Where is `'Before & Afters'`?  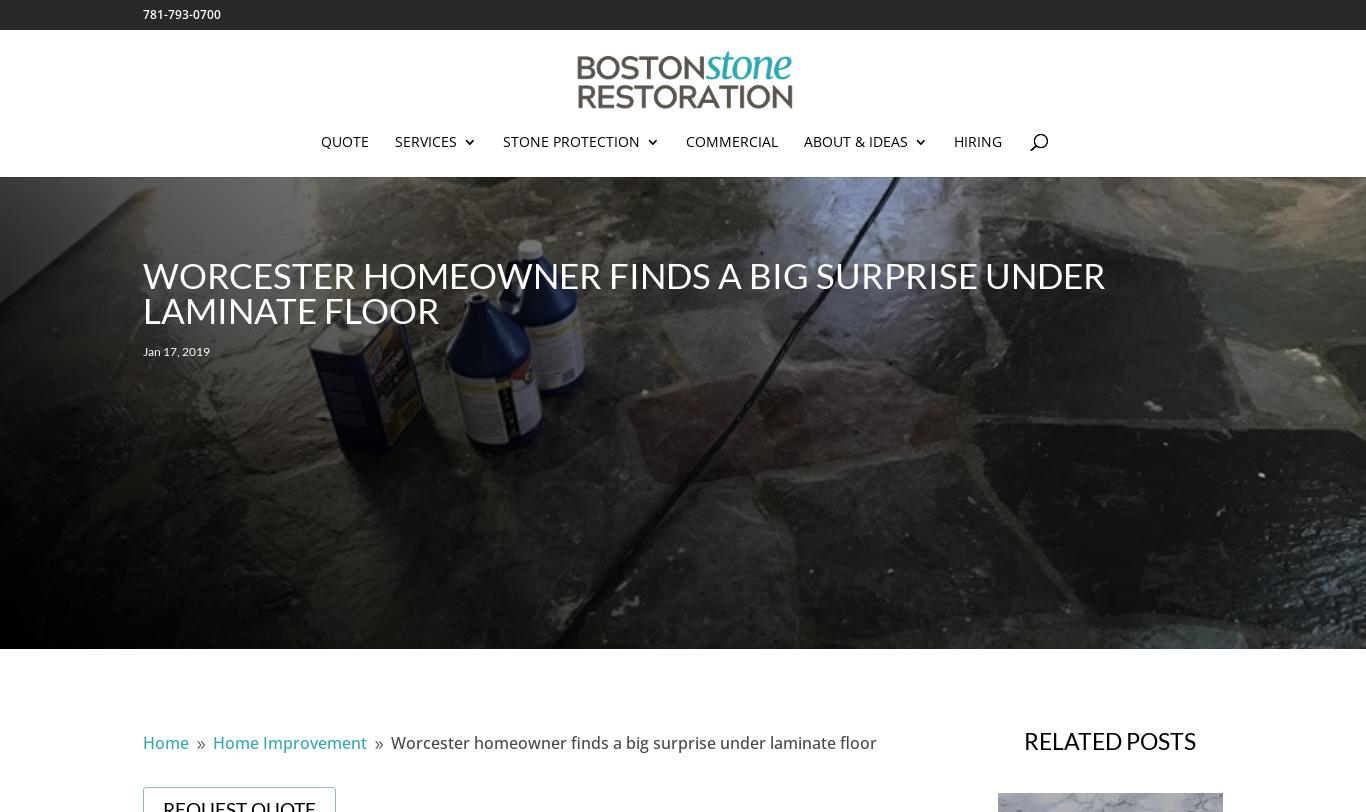 'Before & Afters' is located at coordinates (901, 259).